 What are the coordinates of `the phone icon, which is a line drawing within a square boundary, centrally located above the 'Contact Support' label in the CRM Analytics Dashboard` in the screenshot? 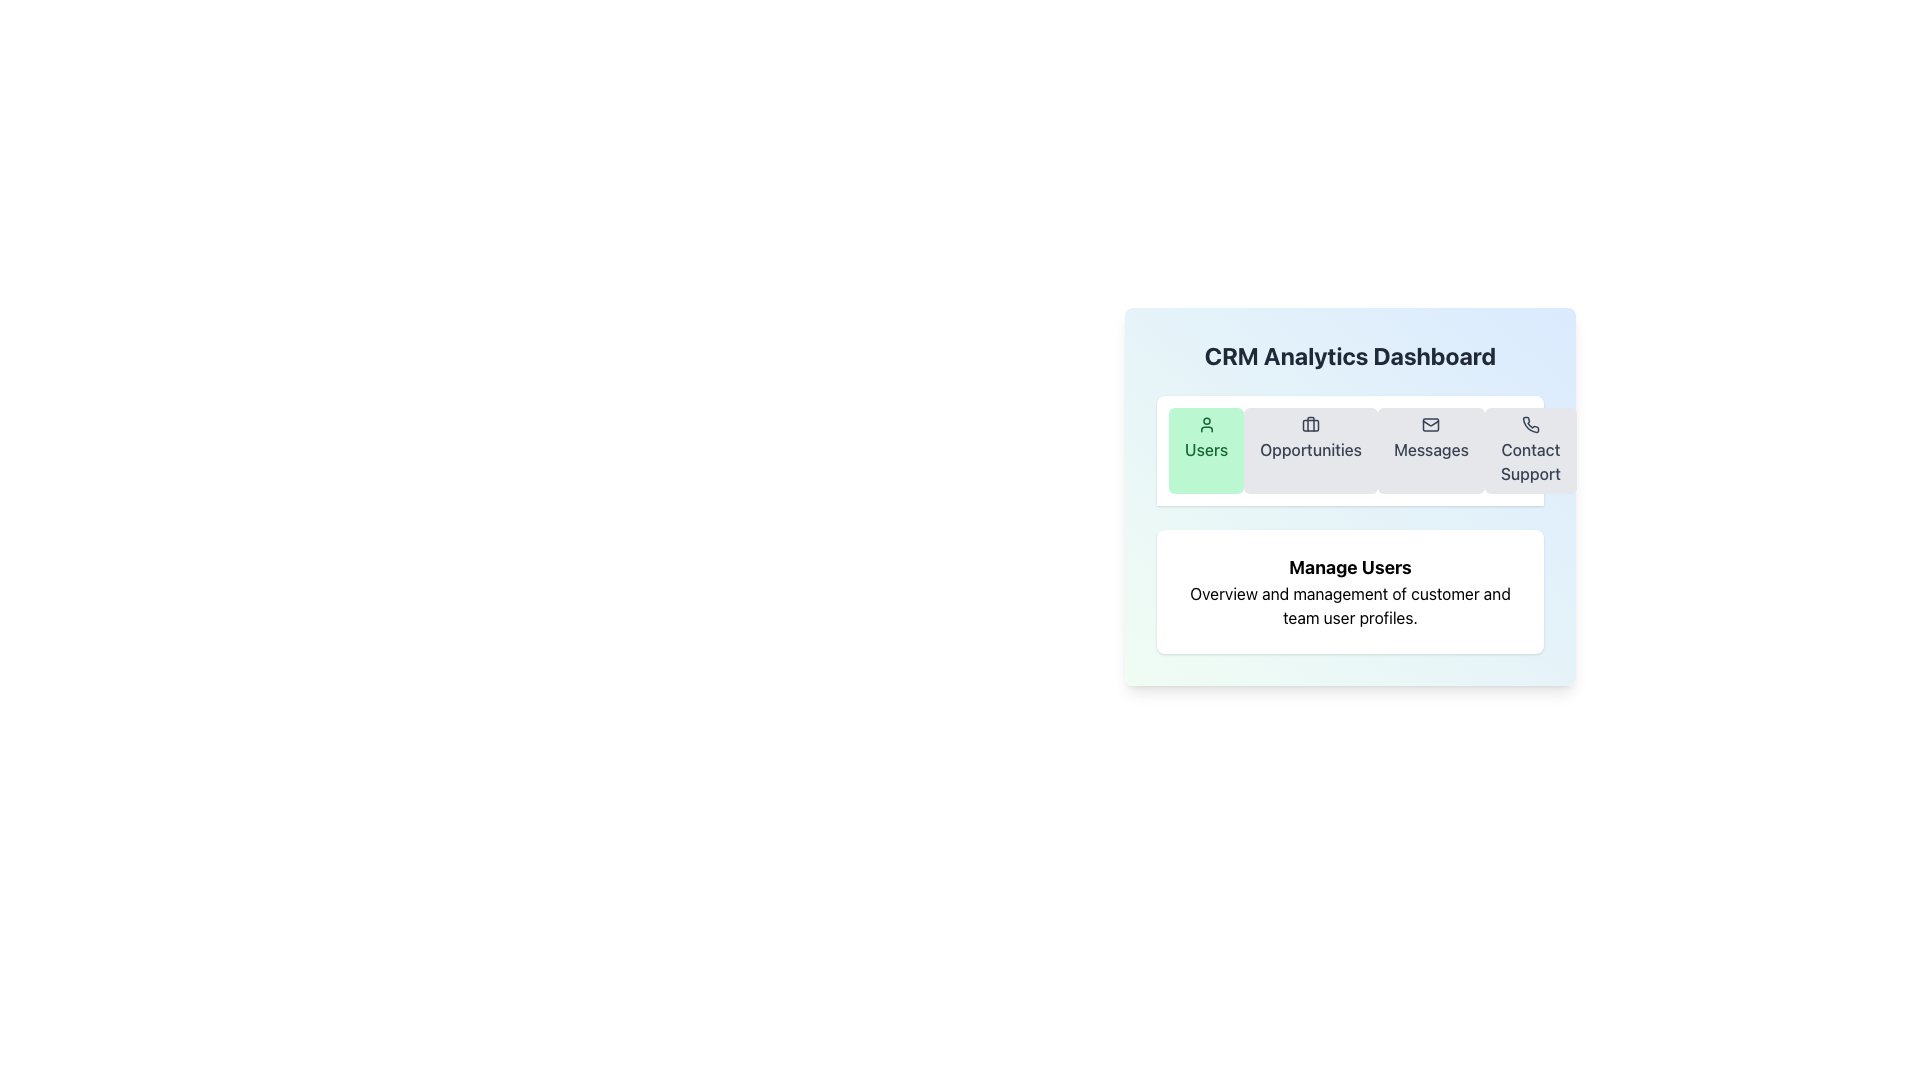 It's located at (1529, 423).